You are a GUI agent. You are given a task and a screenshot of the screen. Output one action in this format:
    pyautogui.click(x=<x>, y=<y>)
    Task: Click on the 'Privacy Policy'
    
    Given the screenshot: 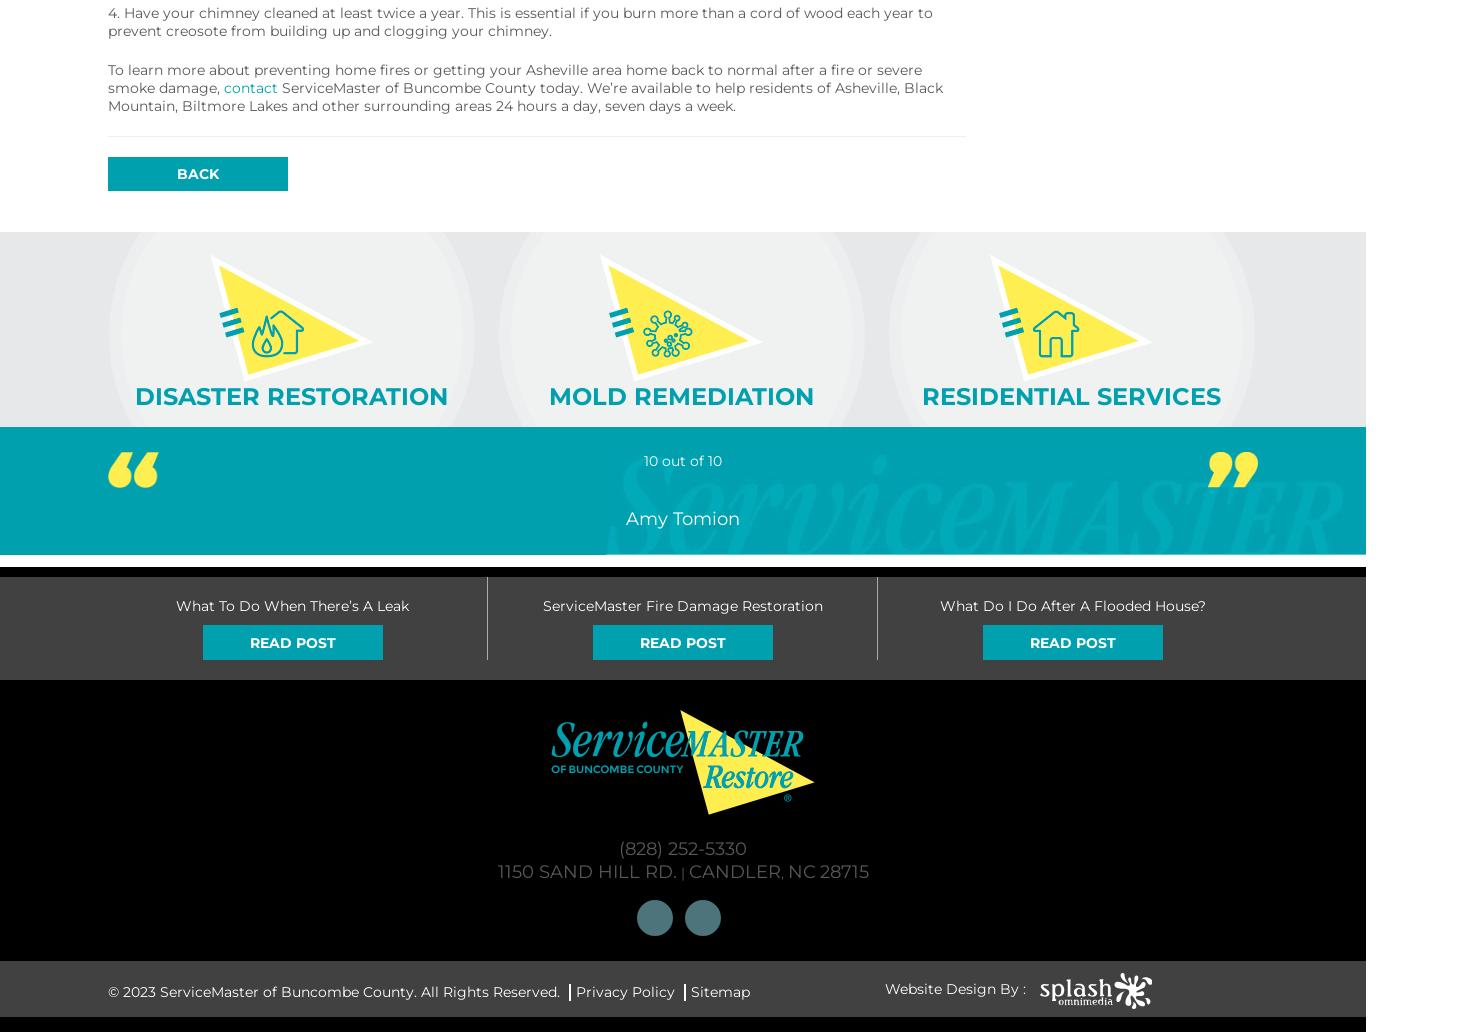 What is the action you would take?
    pyautogui.click(x=624, y=990)
    